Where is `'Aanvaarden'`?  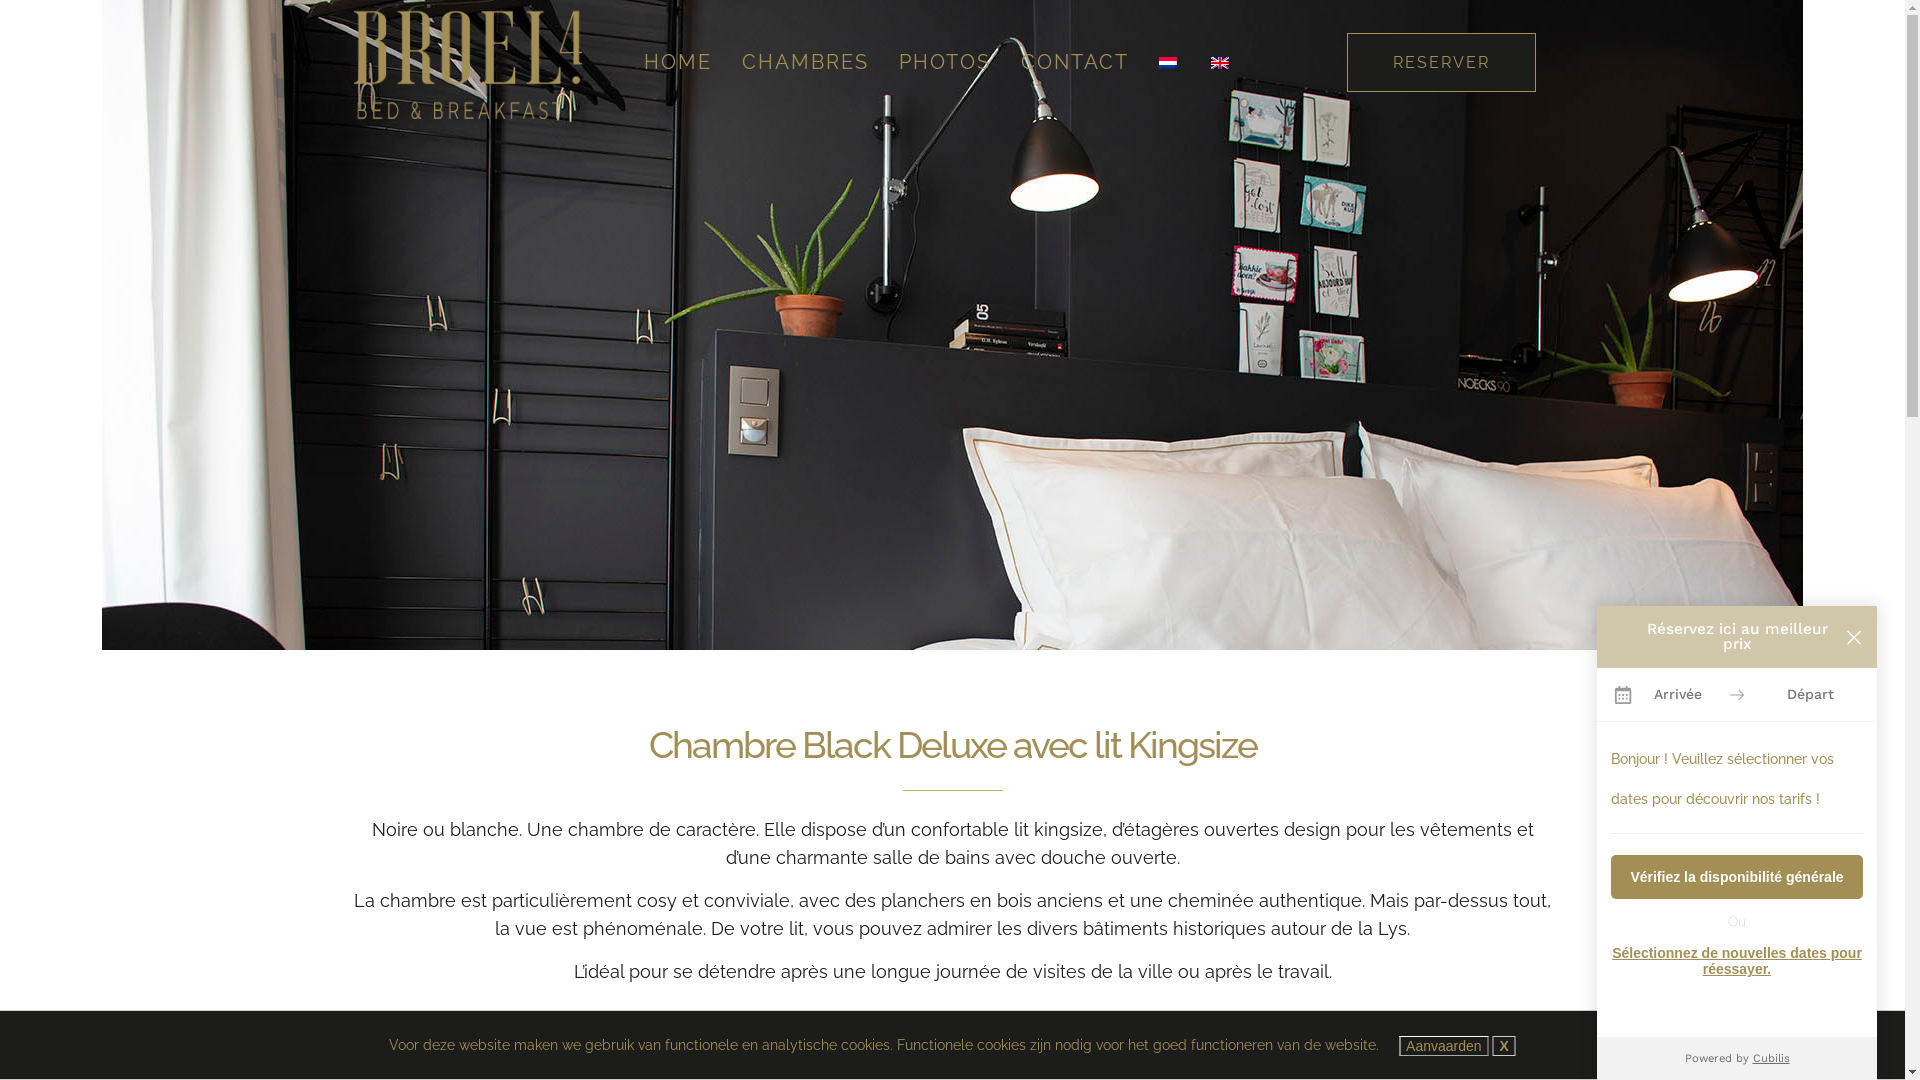 'Aanvaarden' is located at coordinates (1444, 1044).